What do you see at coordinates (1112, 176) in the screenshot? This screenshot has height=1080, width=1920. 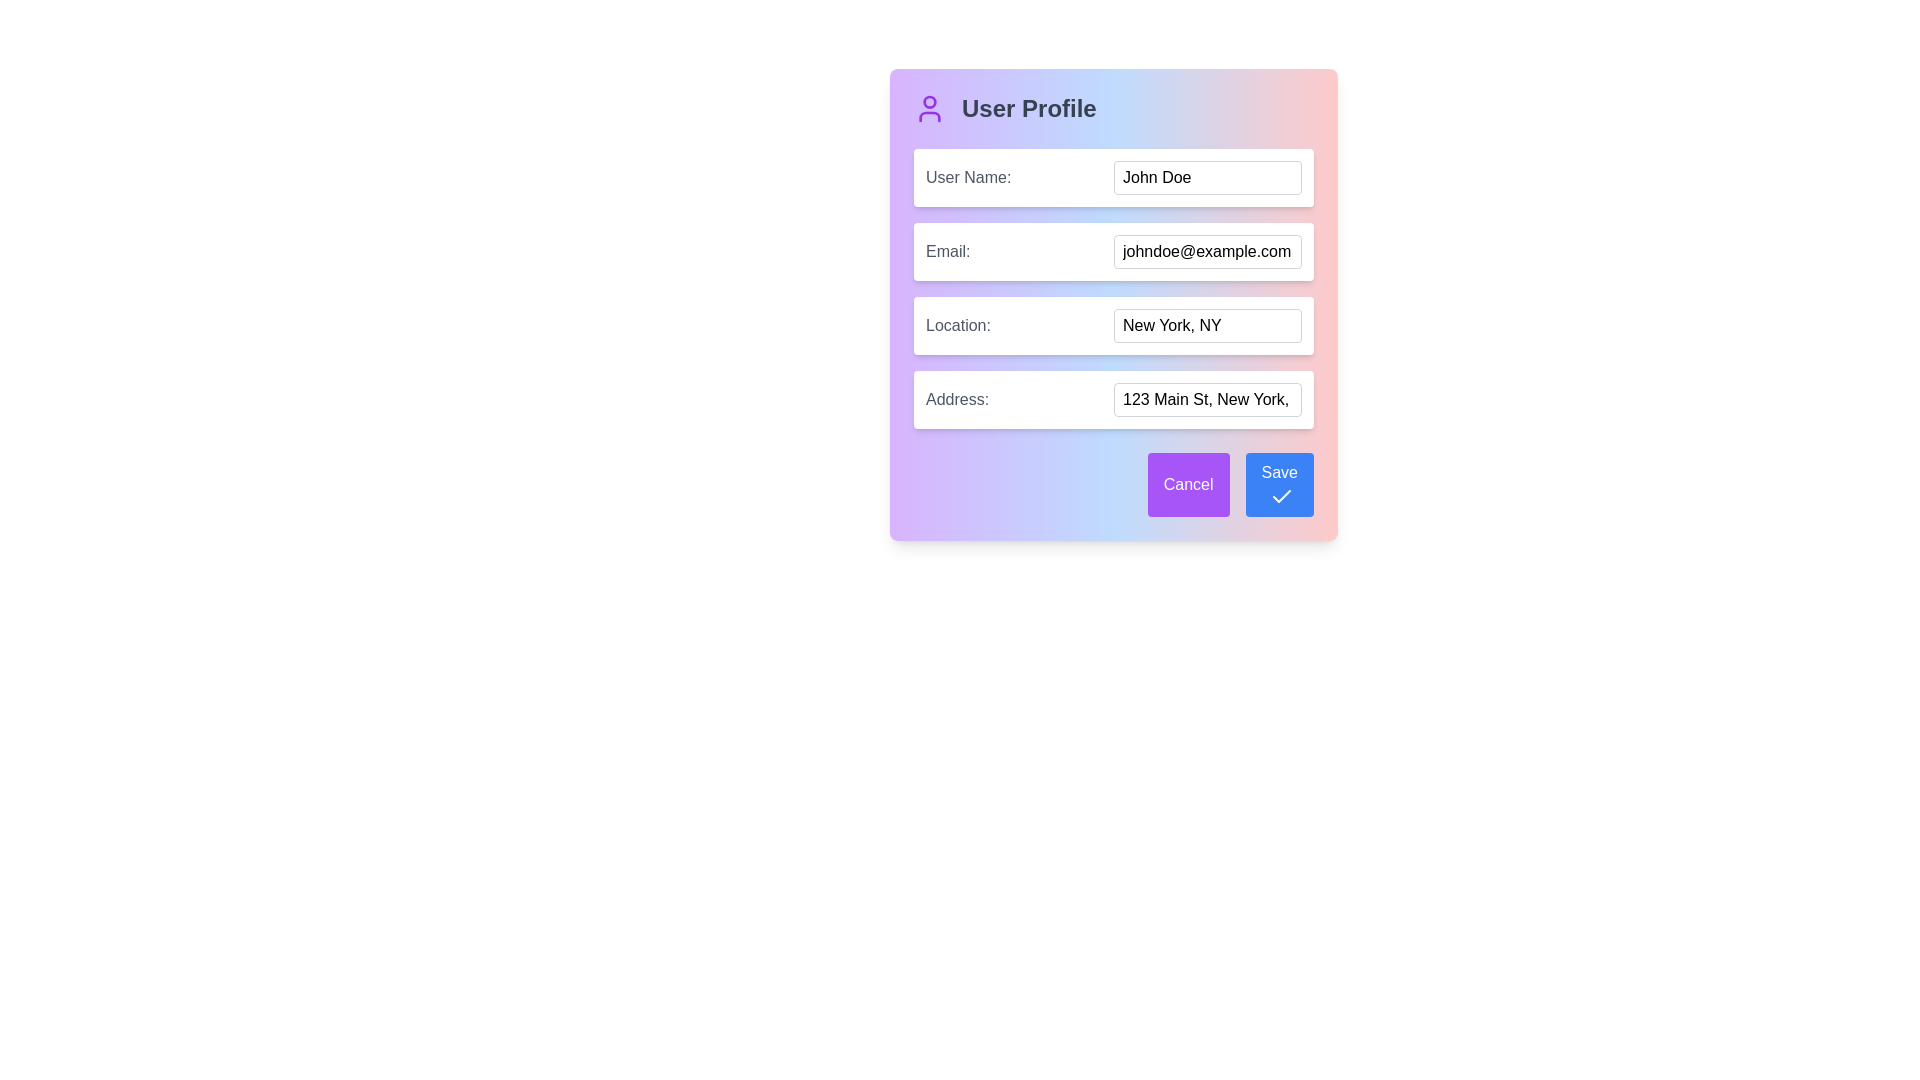 I see `the 'User Name' input field to focus on it, allowing the user to enter or modify the displayed name` at bounding box center [1112, 176].